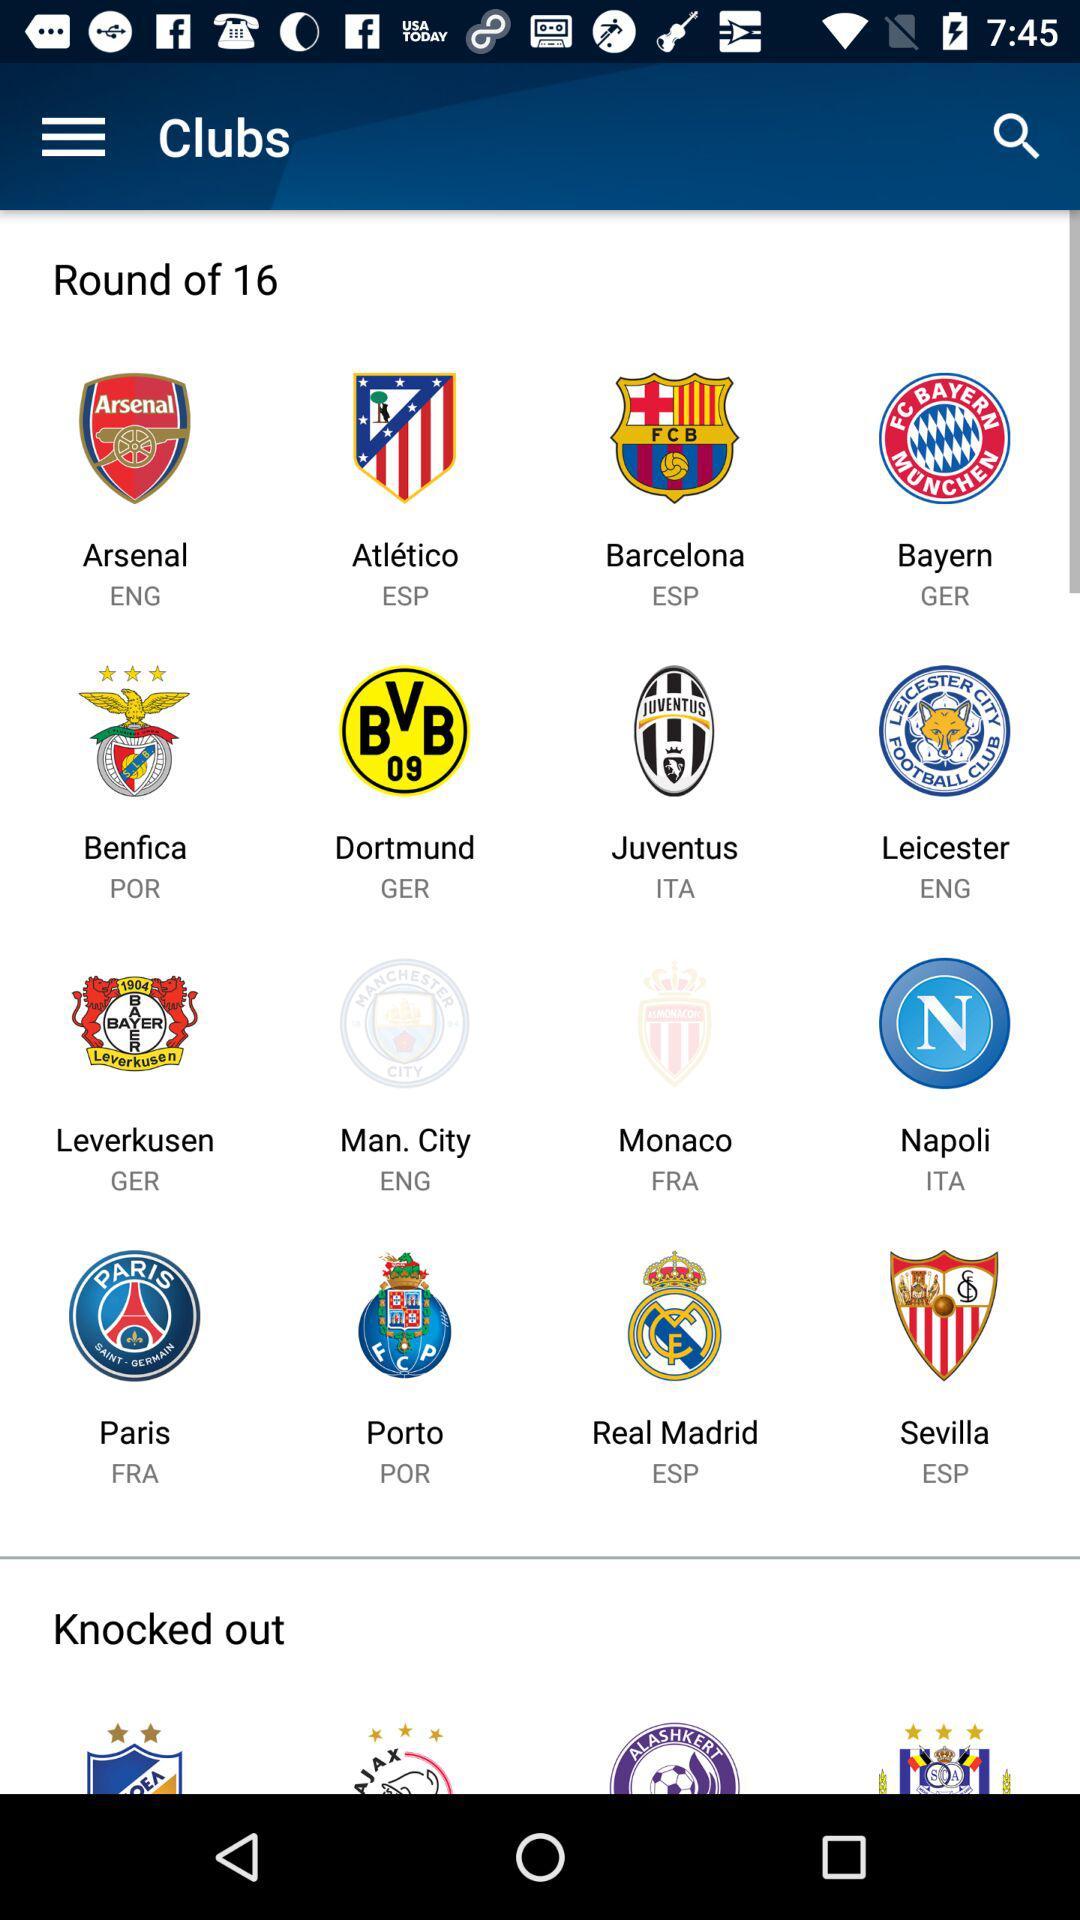 The height and width of the screenshot is (1920, 1080). Describe the element at coordinates (72, 135) in the screenshot. I see `drop down menu` at that location.